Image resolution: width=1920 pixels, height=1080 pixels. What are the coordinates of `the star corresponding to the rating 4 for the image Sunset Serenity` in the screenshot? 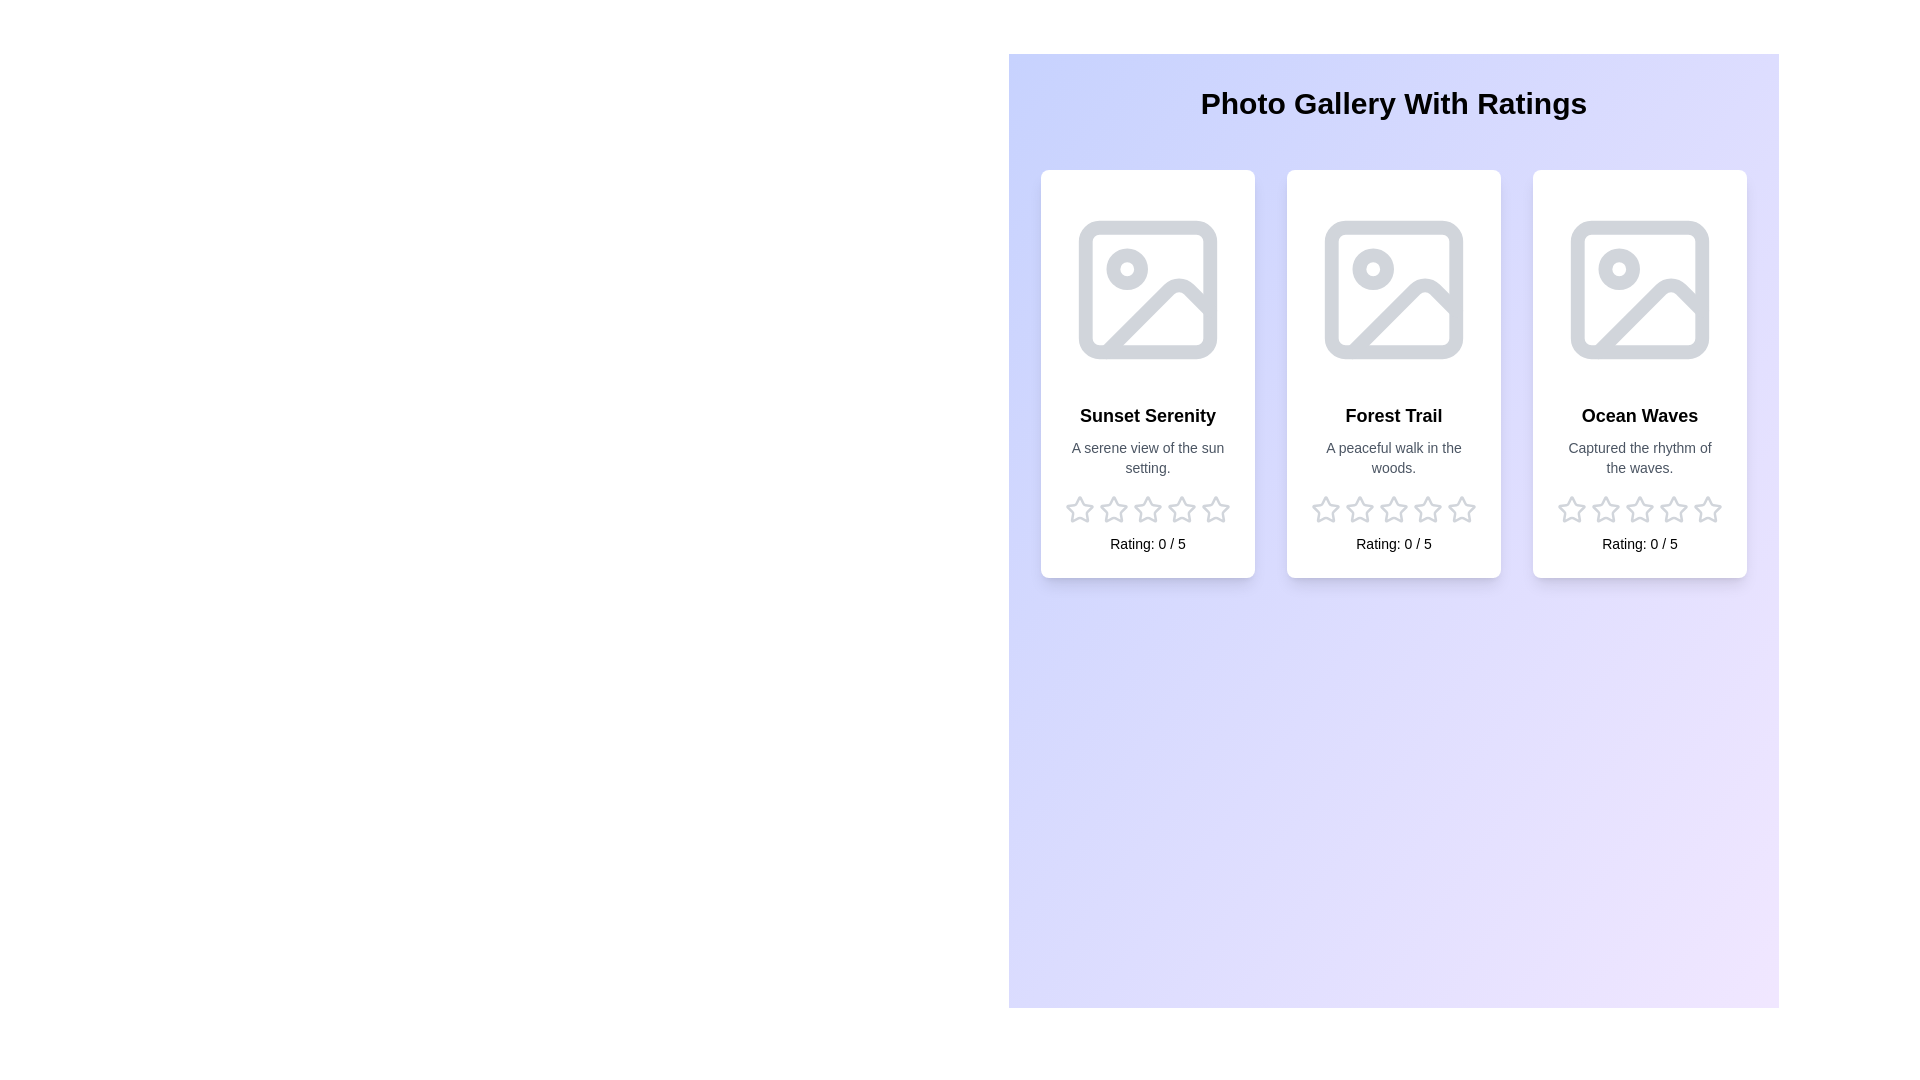 It's located at (1181, 508).